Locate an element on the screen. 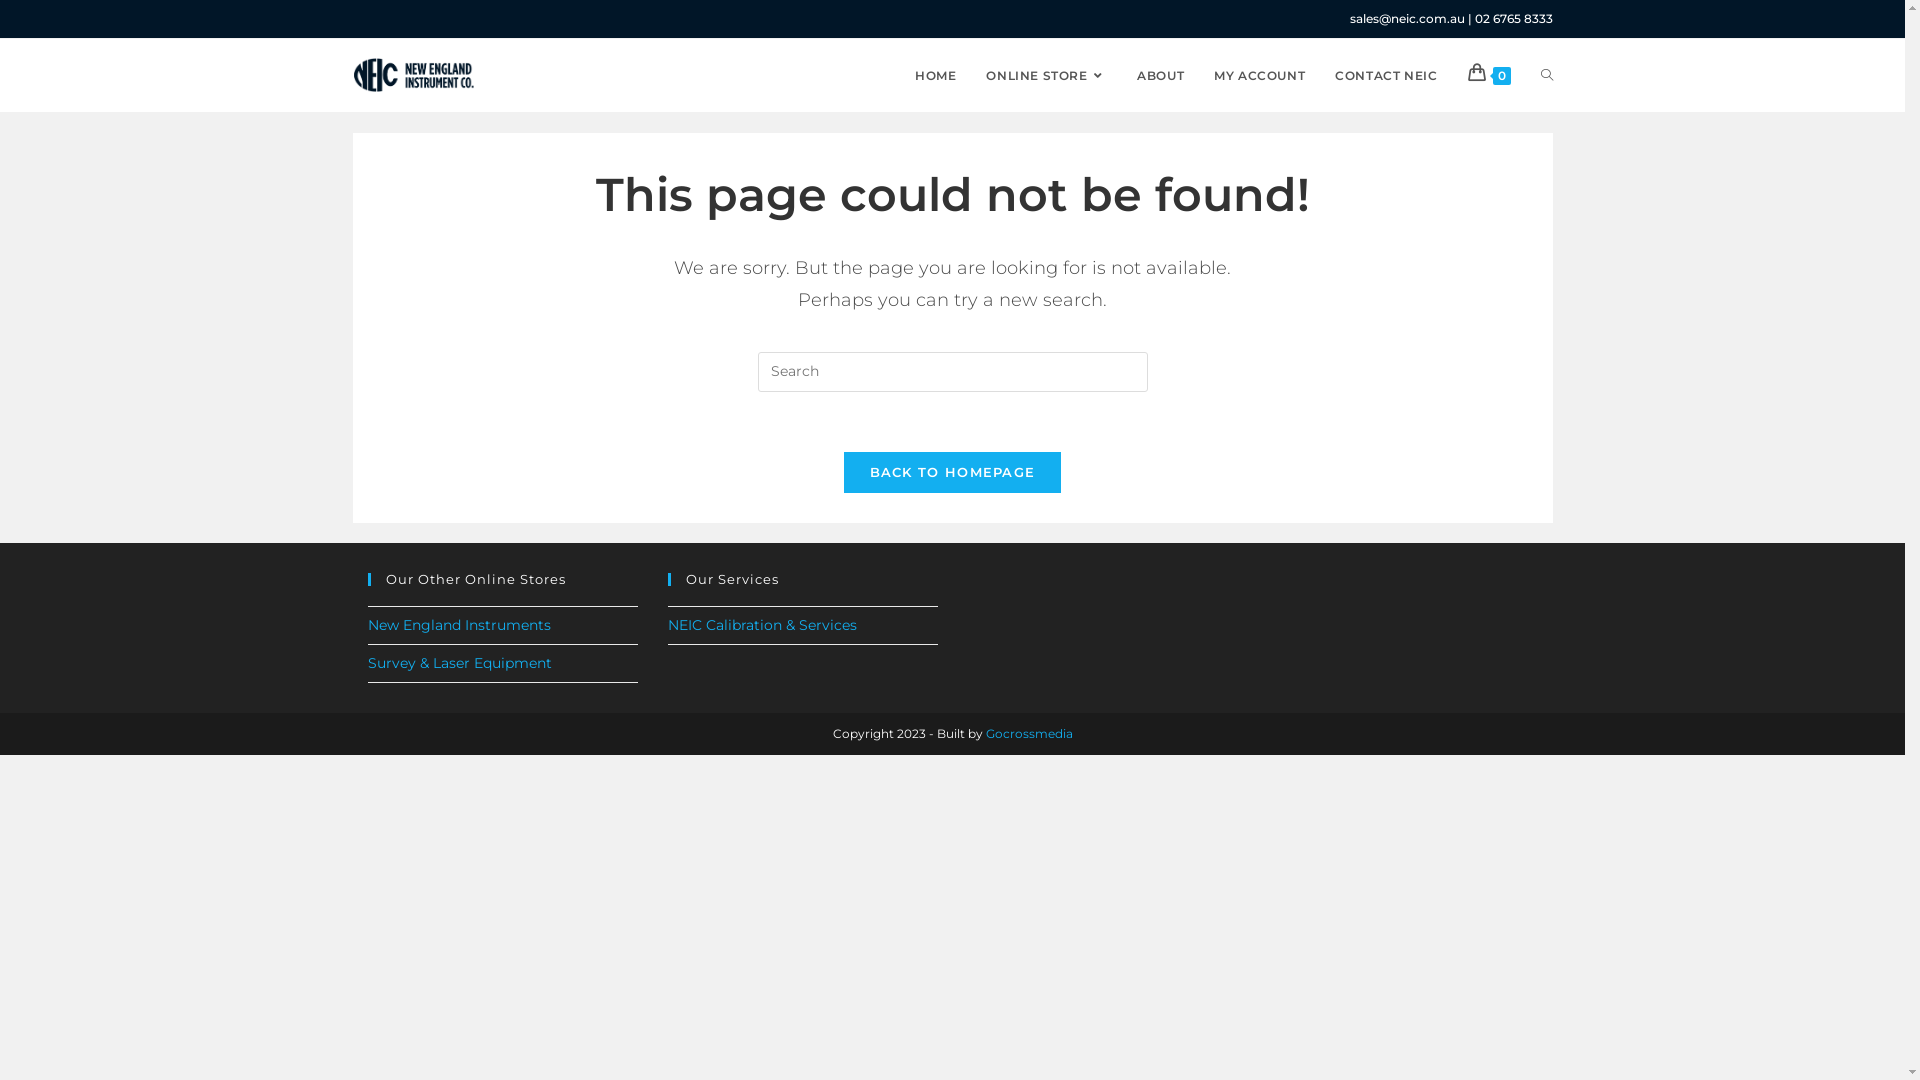 The width and height of the screenshot is (1920, 1080). 'NEIC Calibration & Services' is located at coordinates (761, 623).